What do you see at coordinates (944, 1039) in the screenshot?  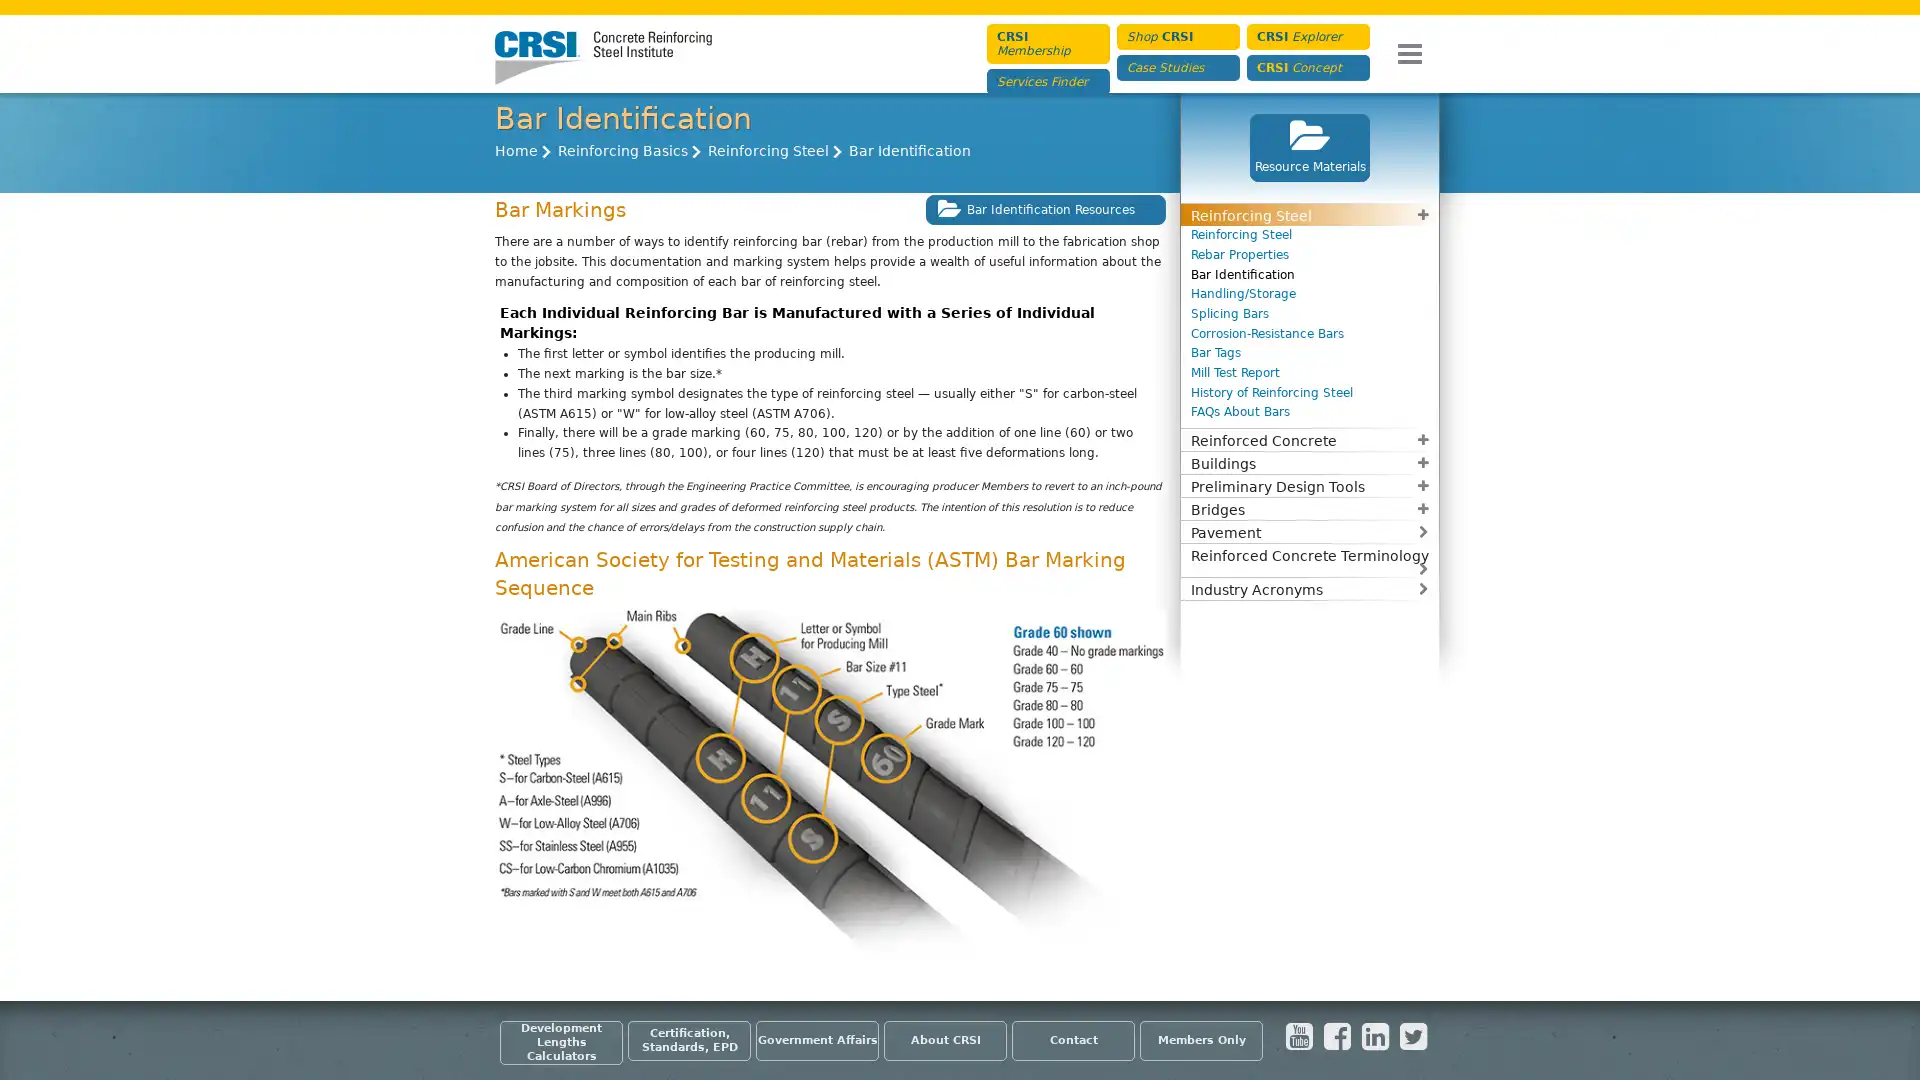 I see `About CRSI` at bounding box center [944, 1039].